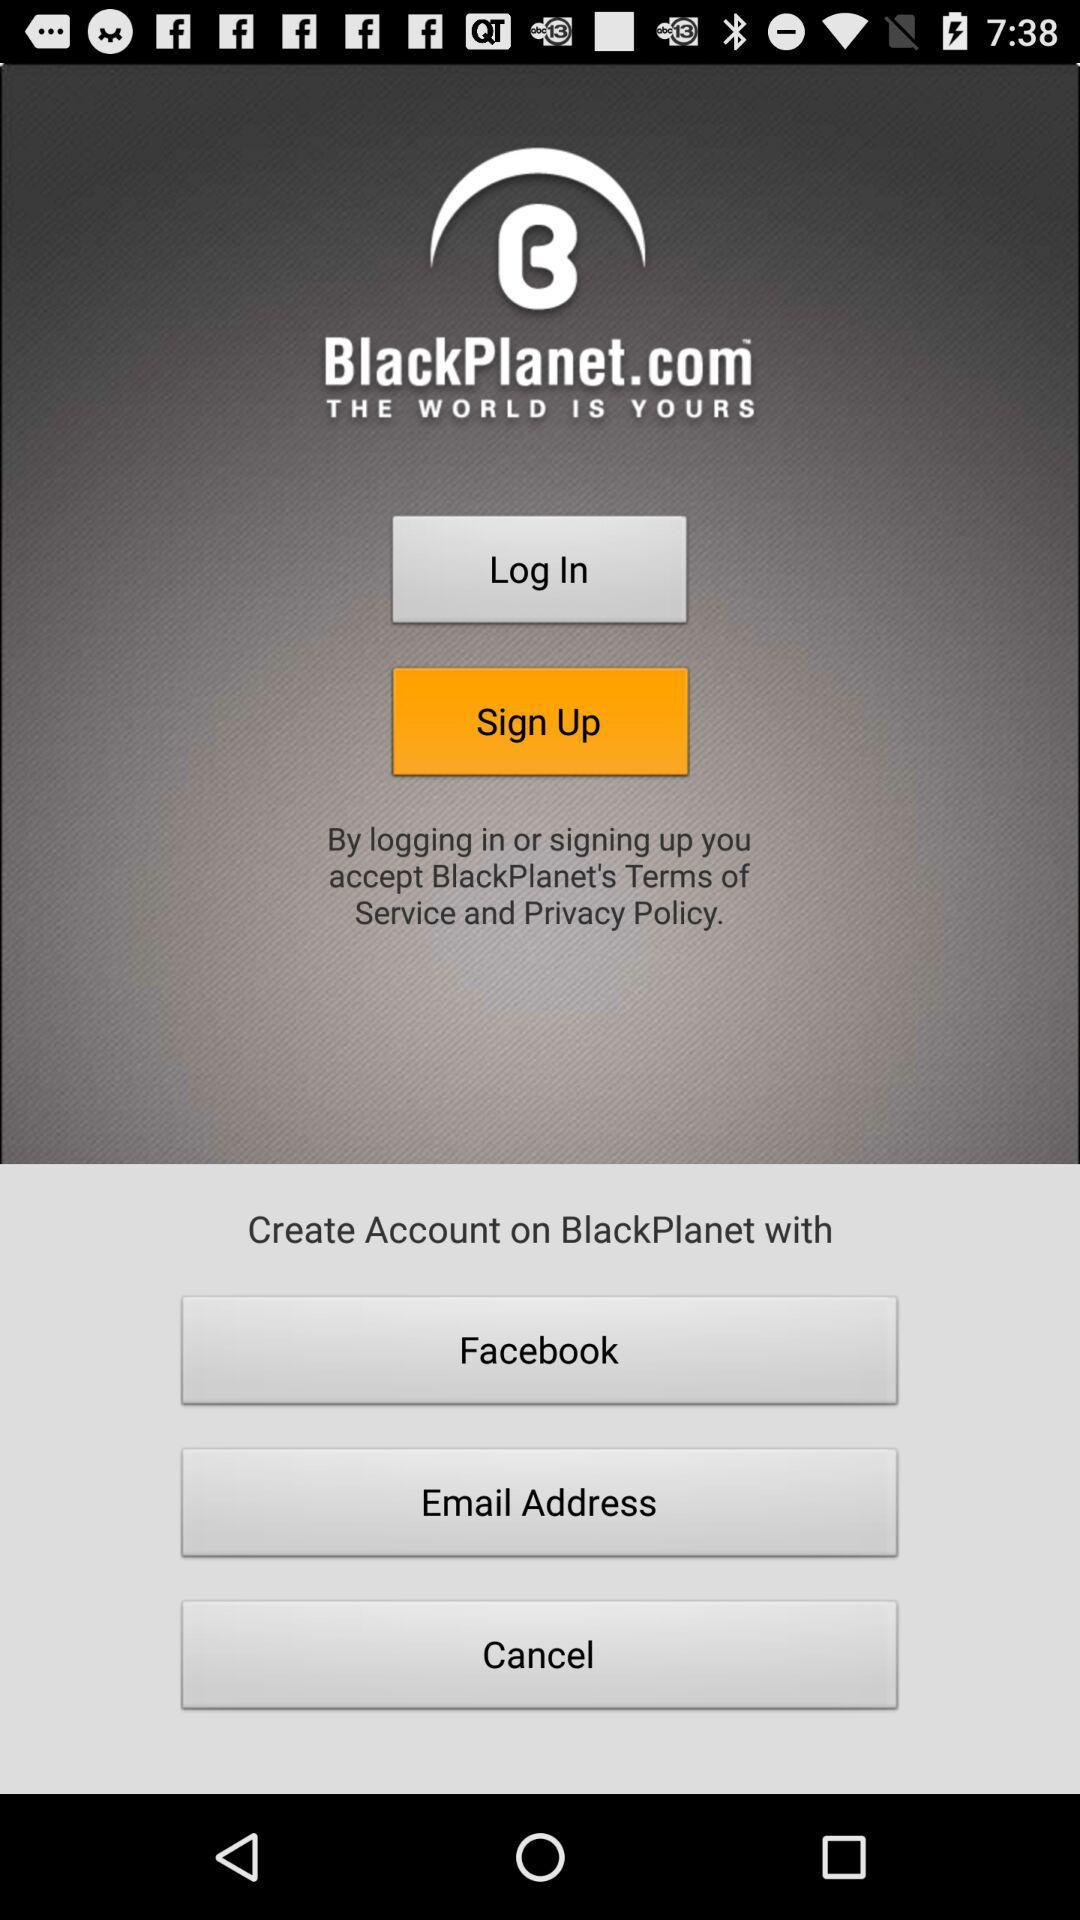 The image size is (1080, 1920). What do you see at coordinates (540, 574) in the screenshot?
I see `the log in item` at bounding box center [540, 574].